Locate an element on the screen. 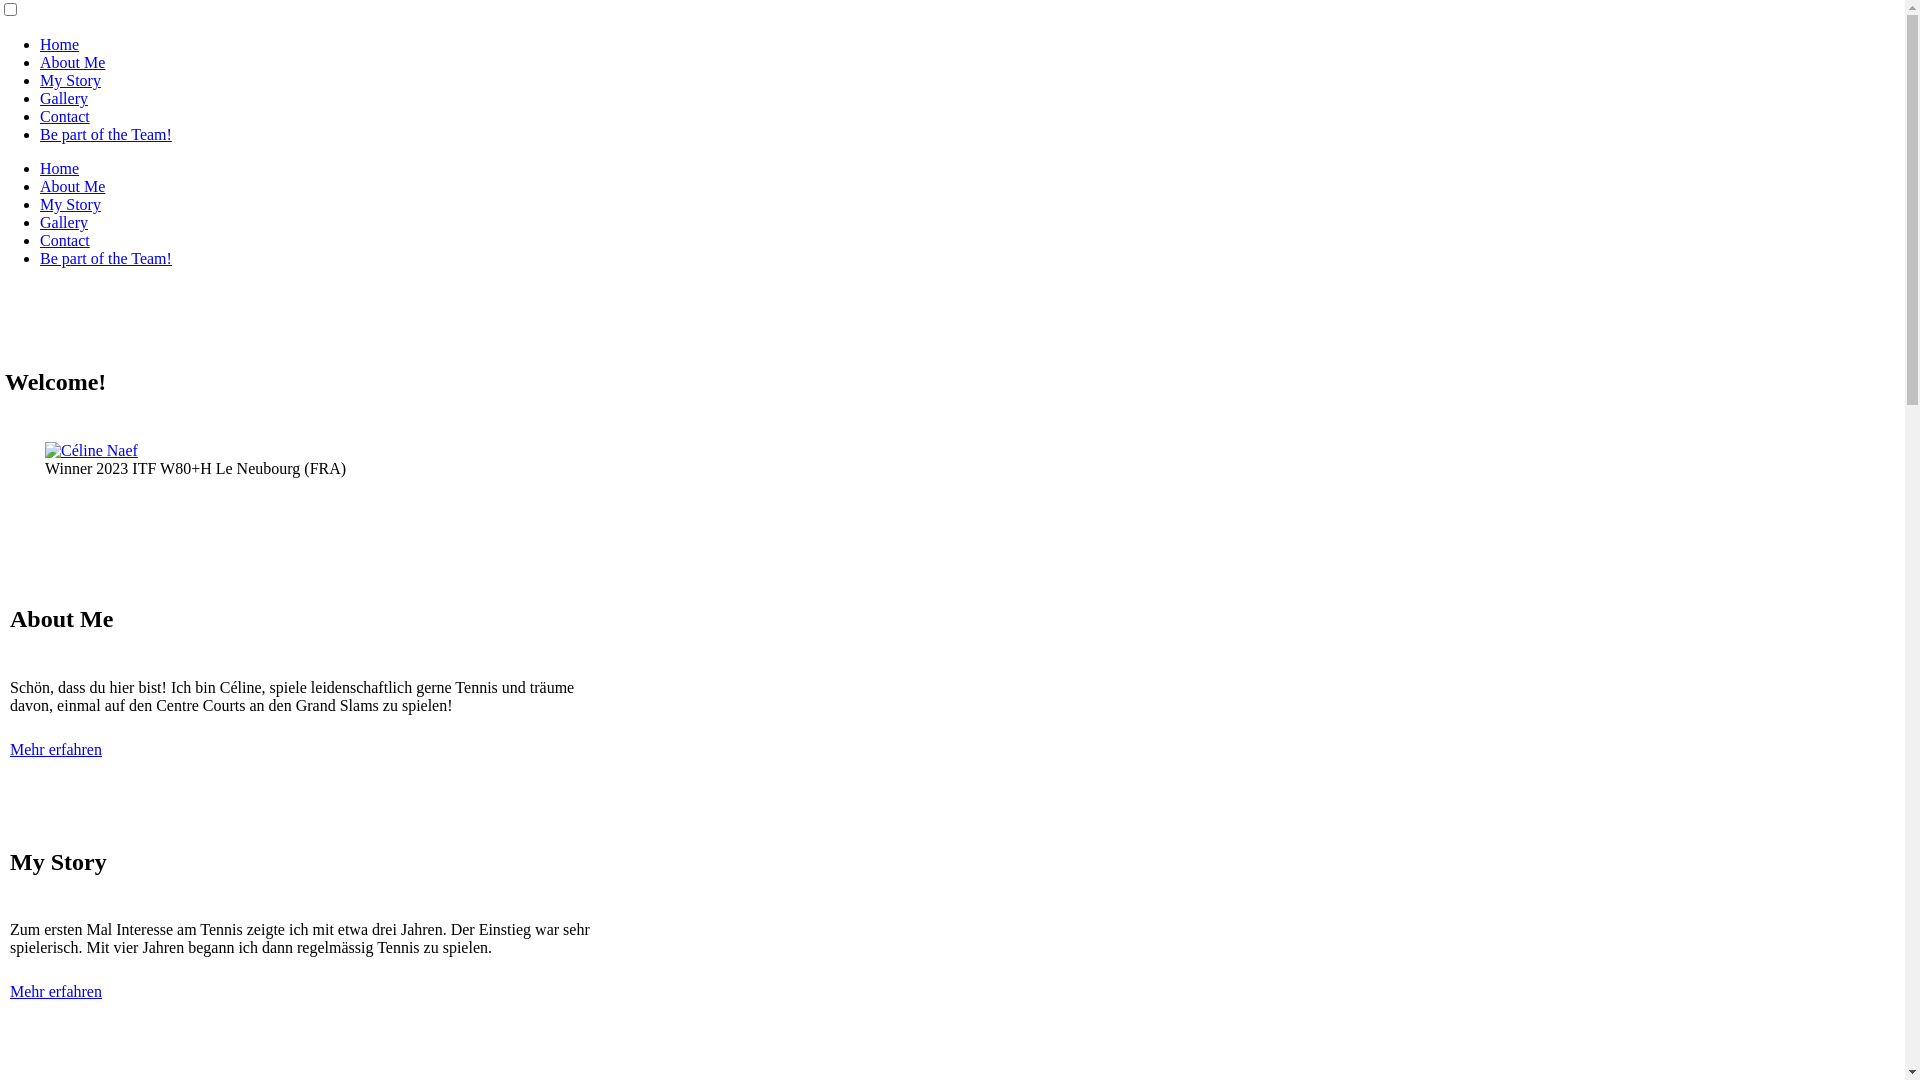  'Gallery' is located at coordinates (63, 222).